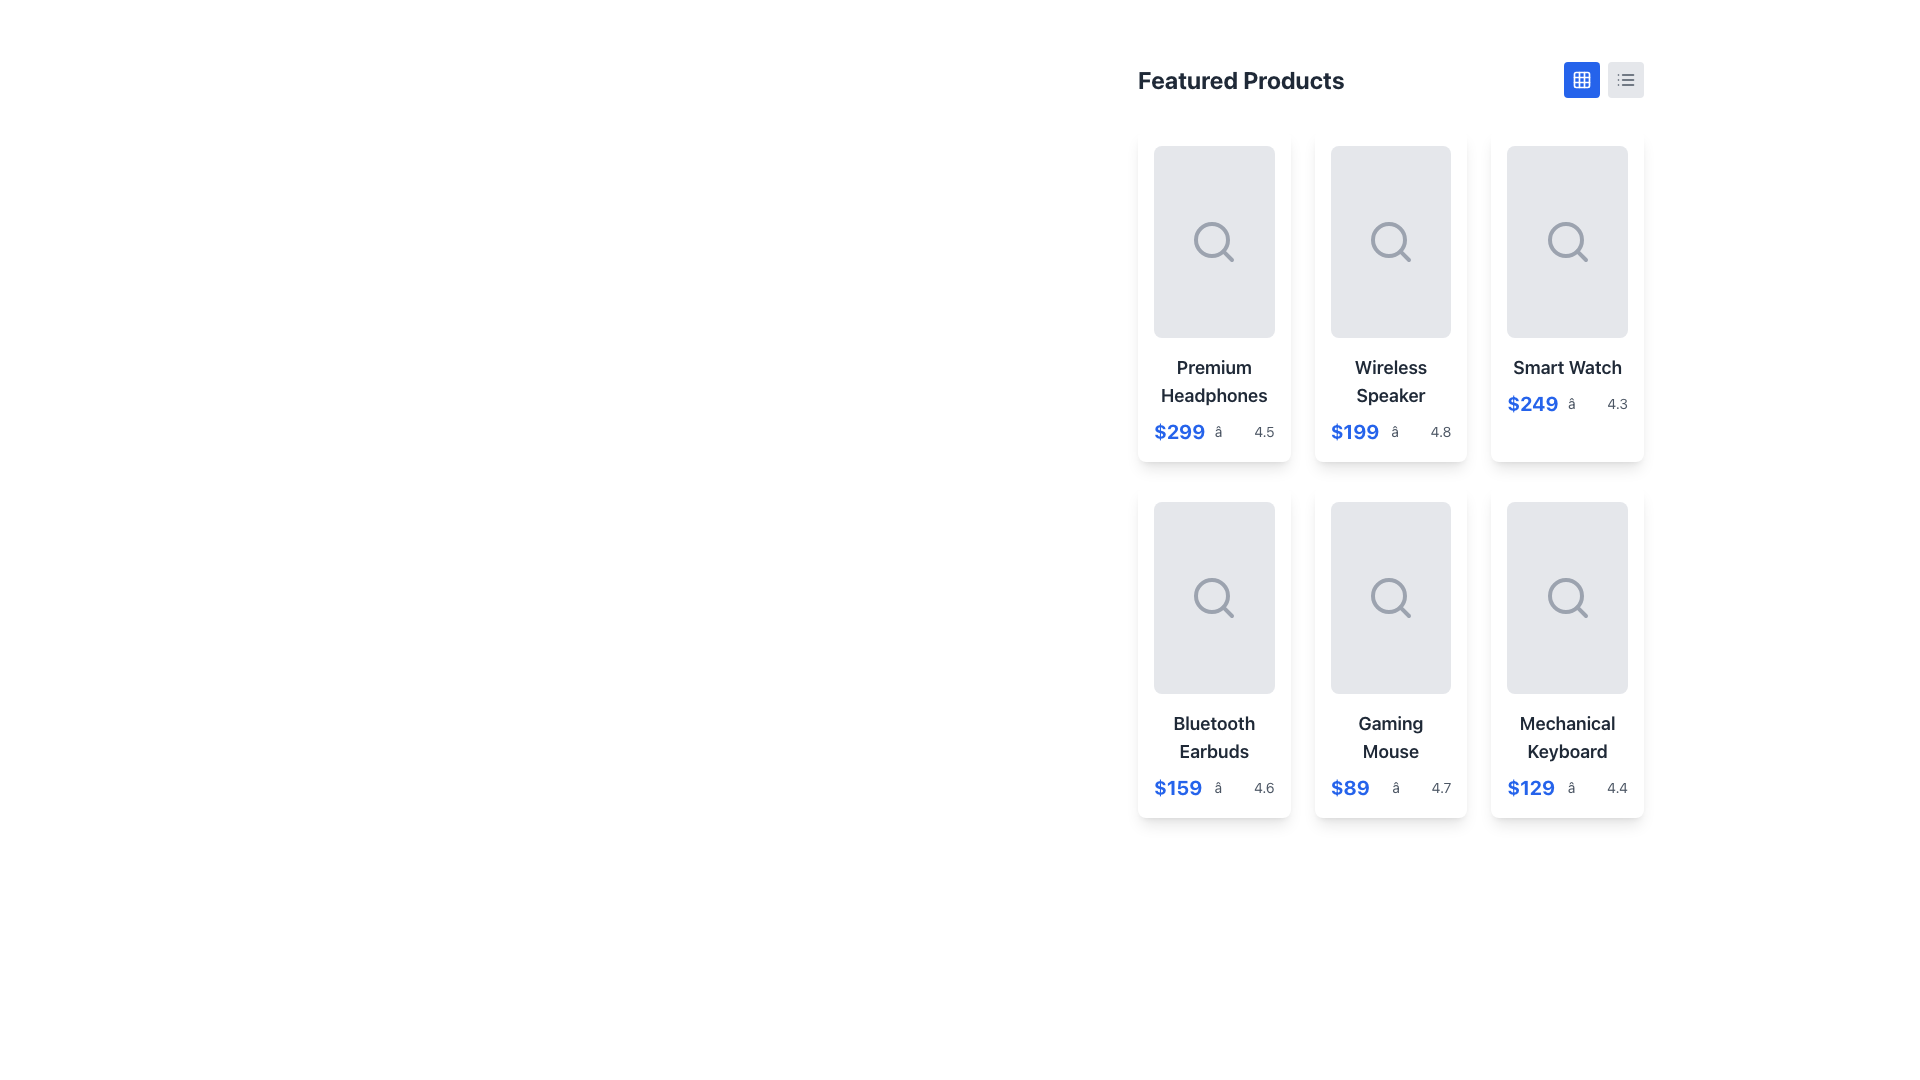  Describe the element at coordinates (1566, 296) in the screenshot. I see `the third product card in the first row of the grid layout` at that location.